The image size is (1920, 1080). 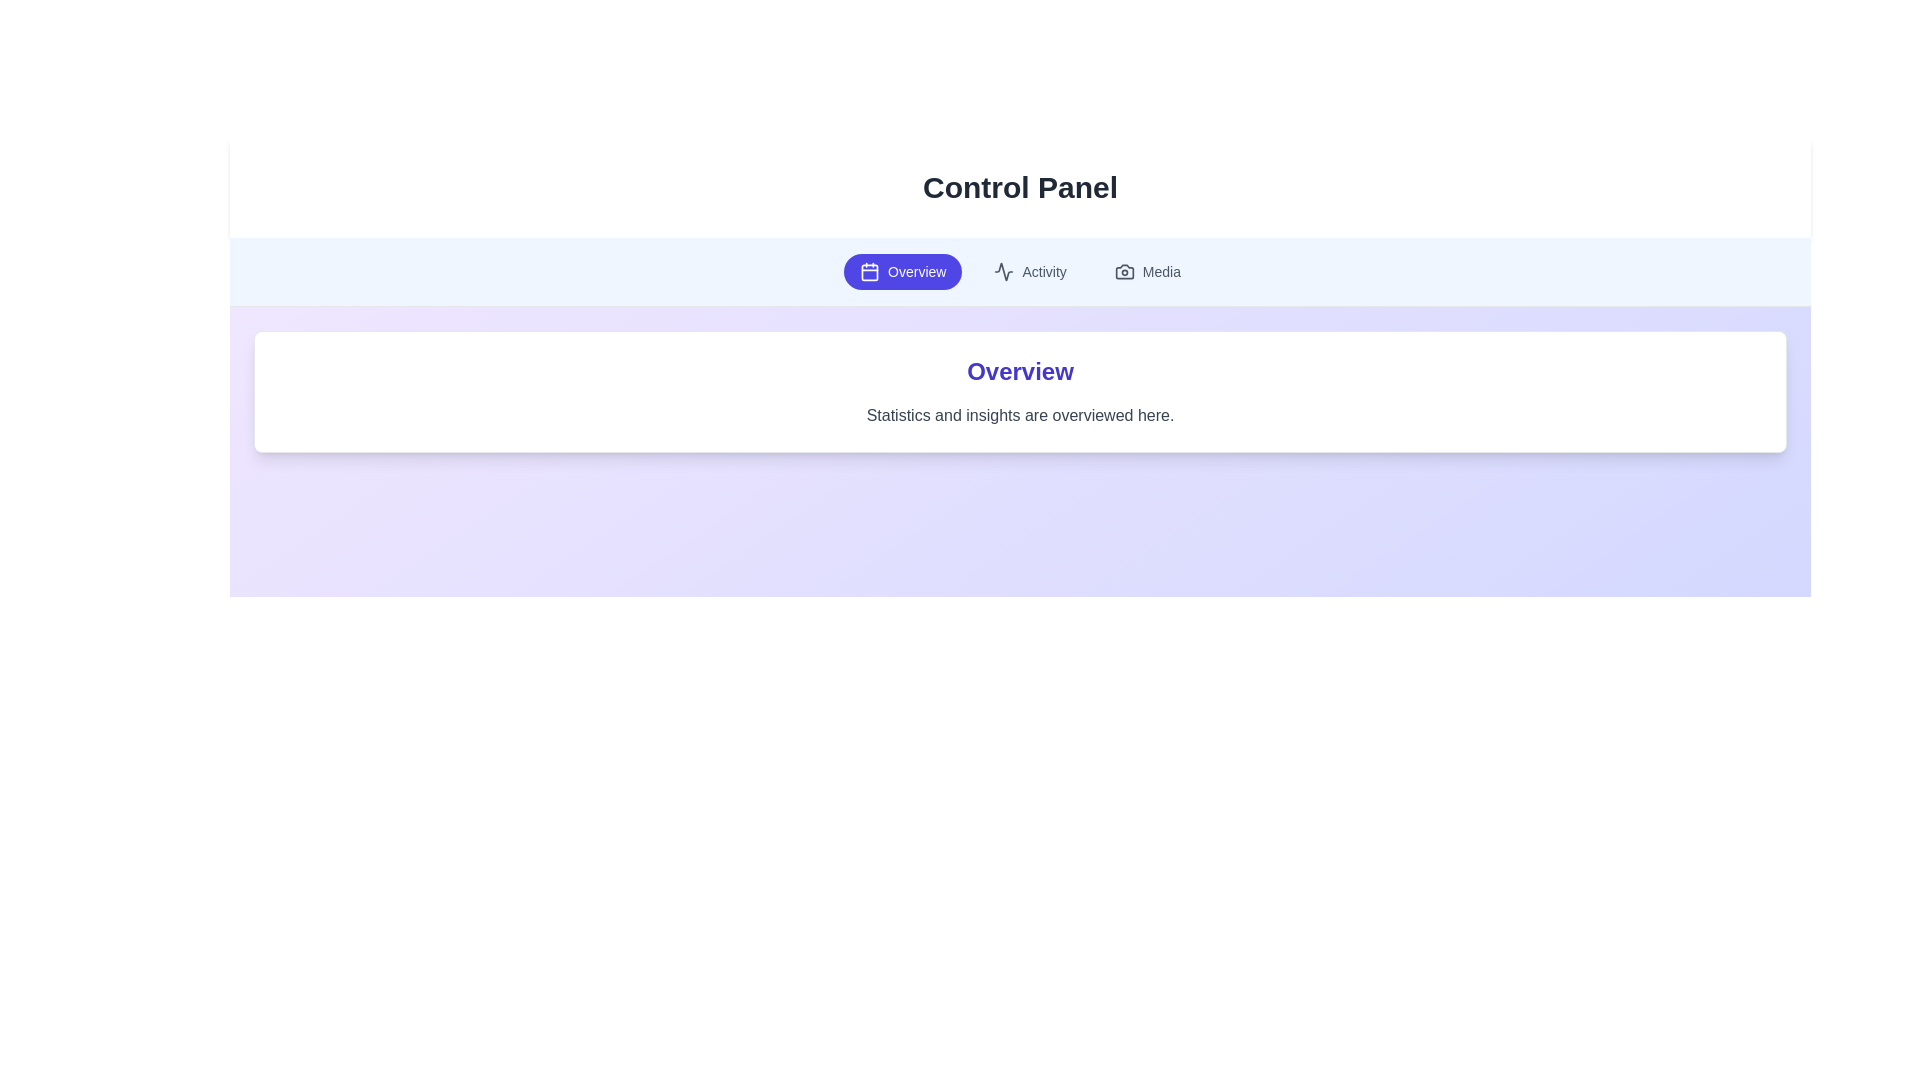 What do you see at coordinates (1030, 272) in the screenshot?
I see `the 'Activity' button with rounded corners, gray text, and a line chart icon to change its background color` at bounding box center [1030, 272].